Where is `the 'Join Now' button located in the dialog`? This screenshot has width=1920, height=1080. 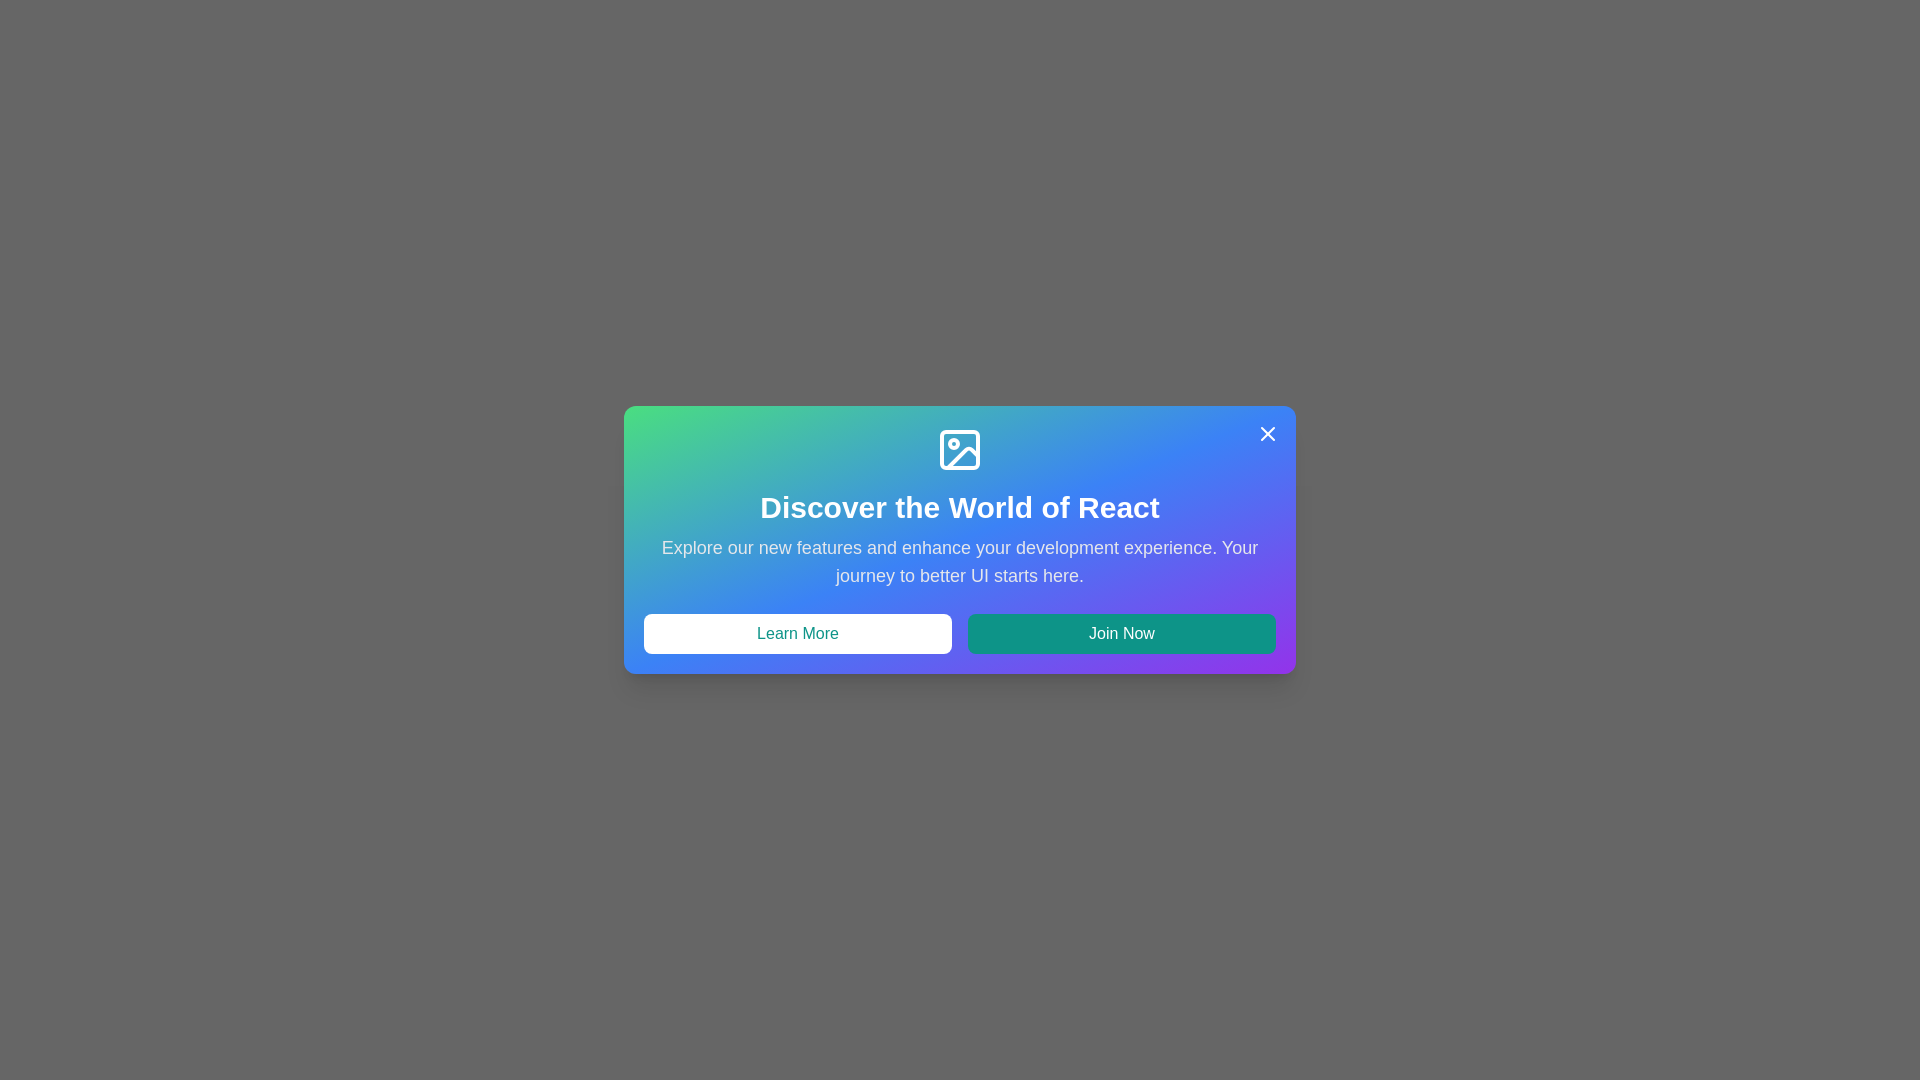 the 'Join Now' button located in the dialog is located at coordinates (1122, 633).